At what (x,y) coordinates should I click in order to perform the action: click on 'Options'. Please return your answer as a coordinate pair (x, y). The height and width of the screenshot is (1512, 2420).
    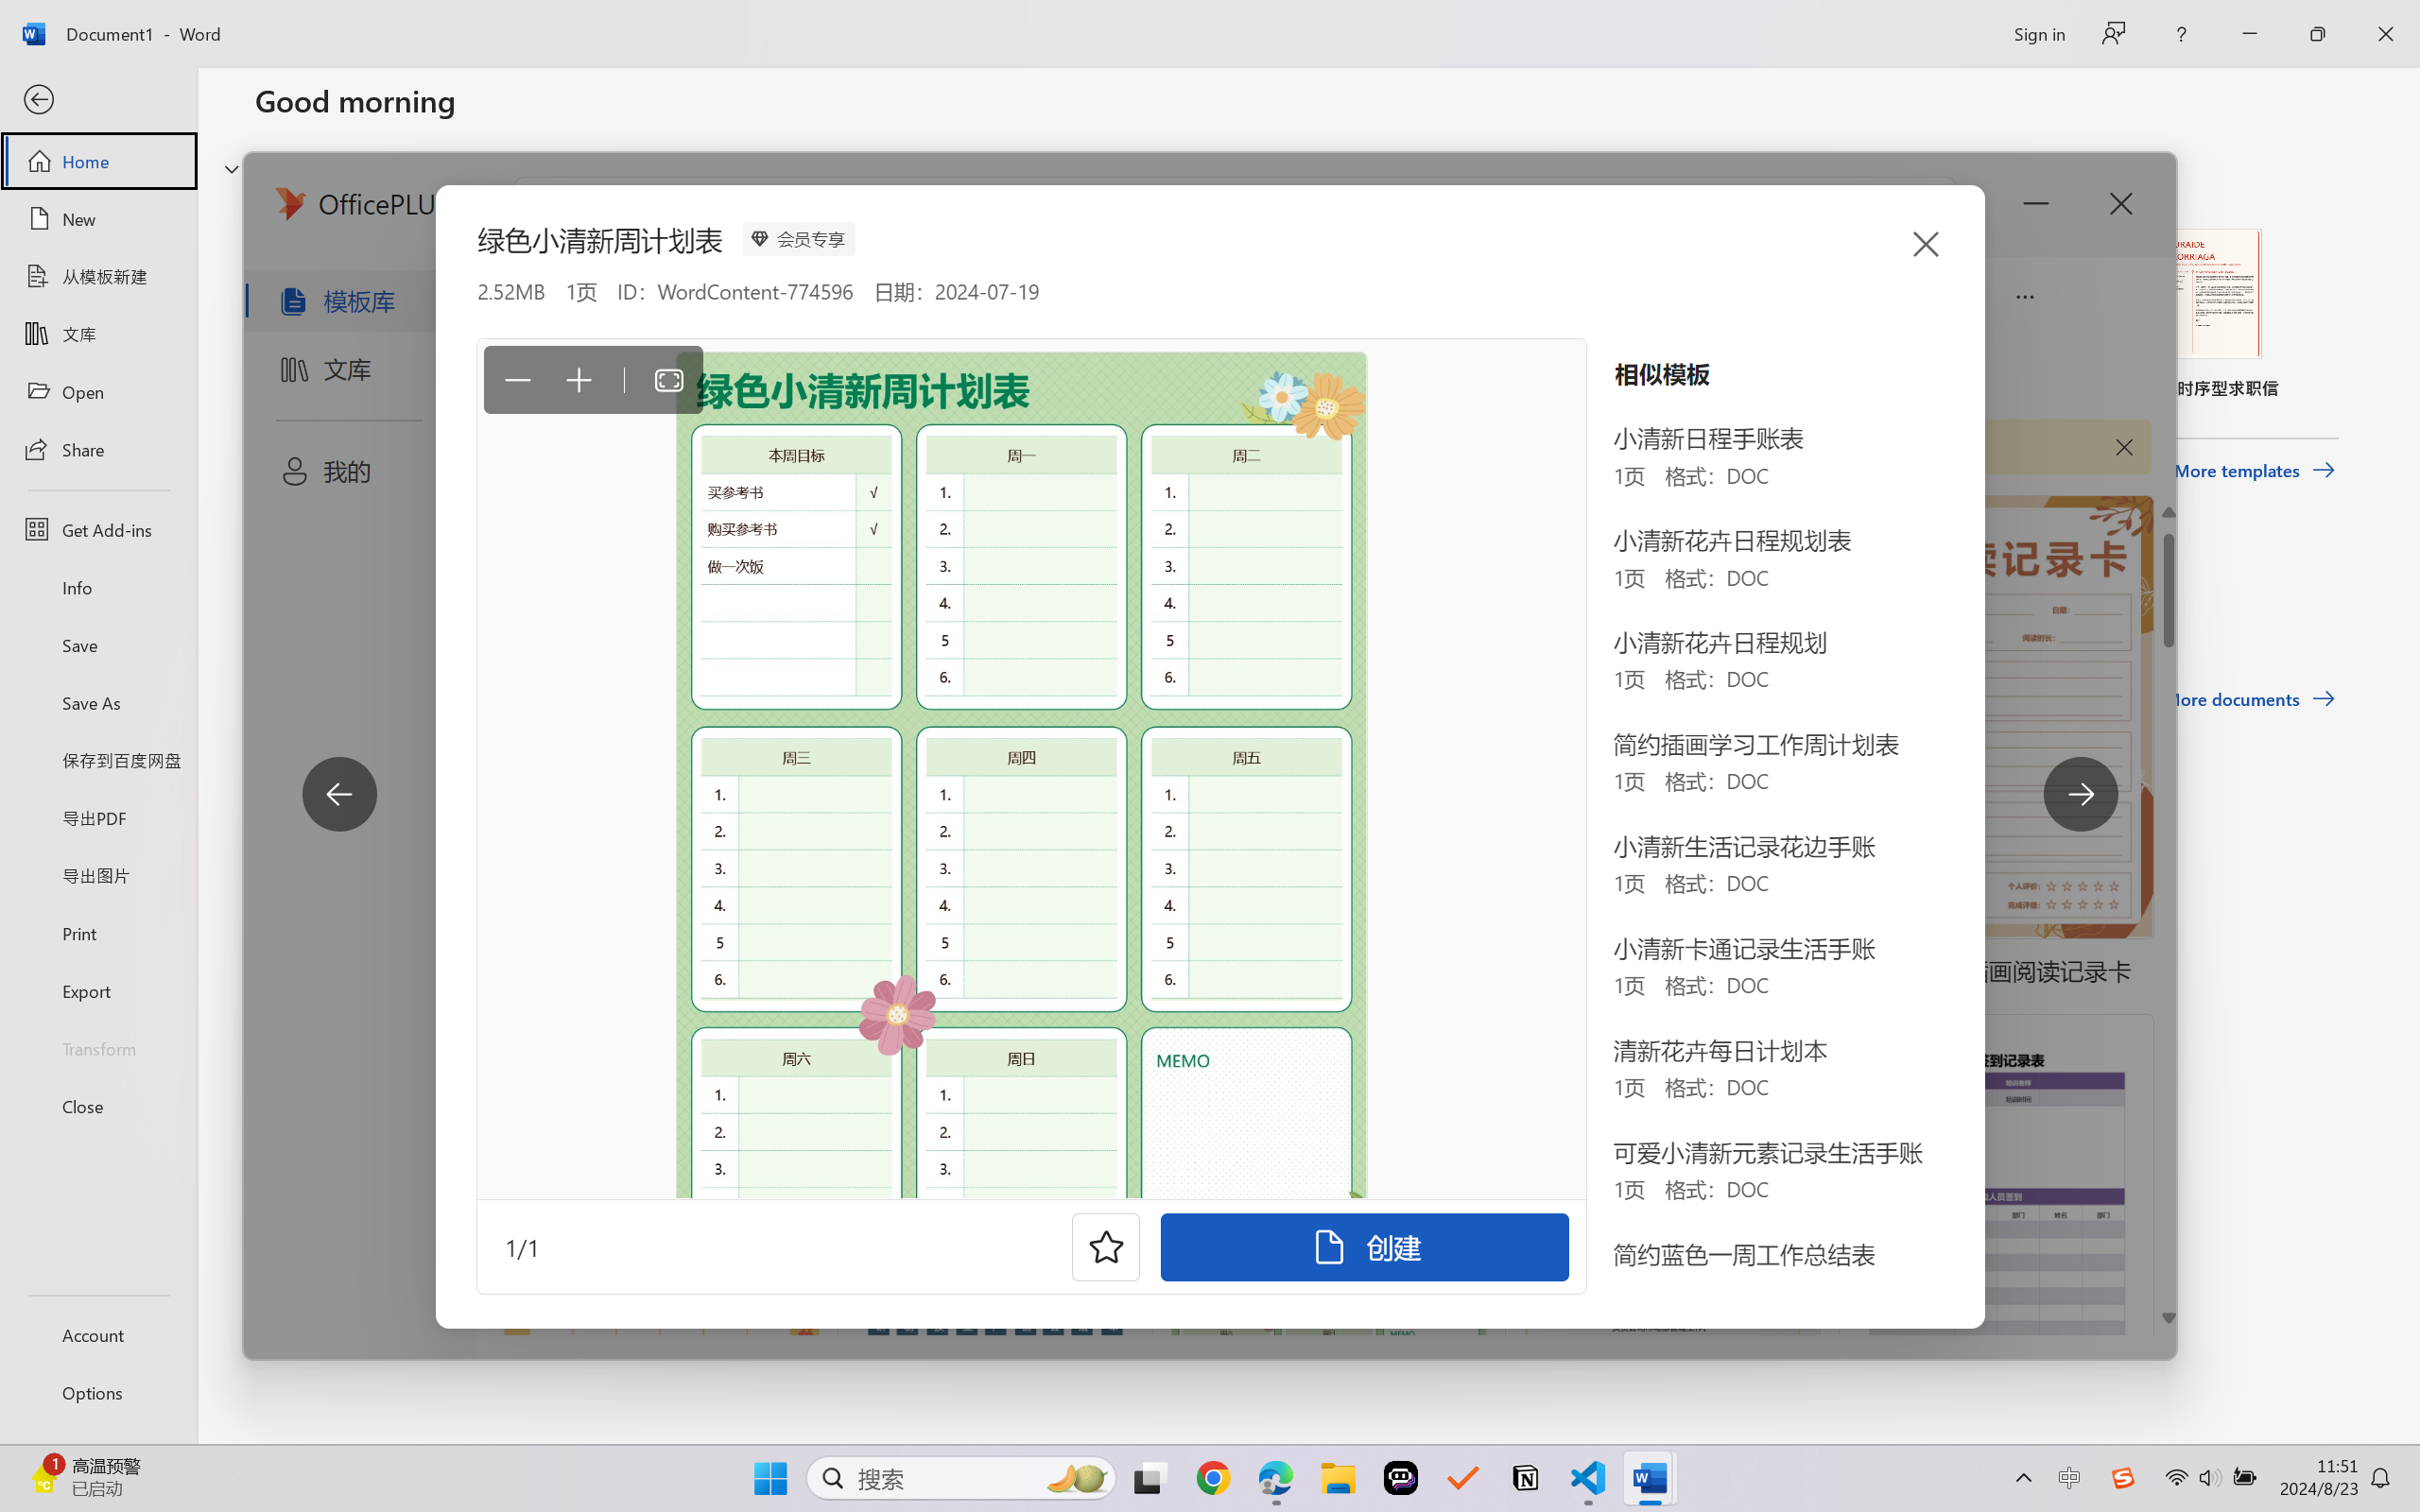
    Looking at the image, I should click on (97, 1391).